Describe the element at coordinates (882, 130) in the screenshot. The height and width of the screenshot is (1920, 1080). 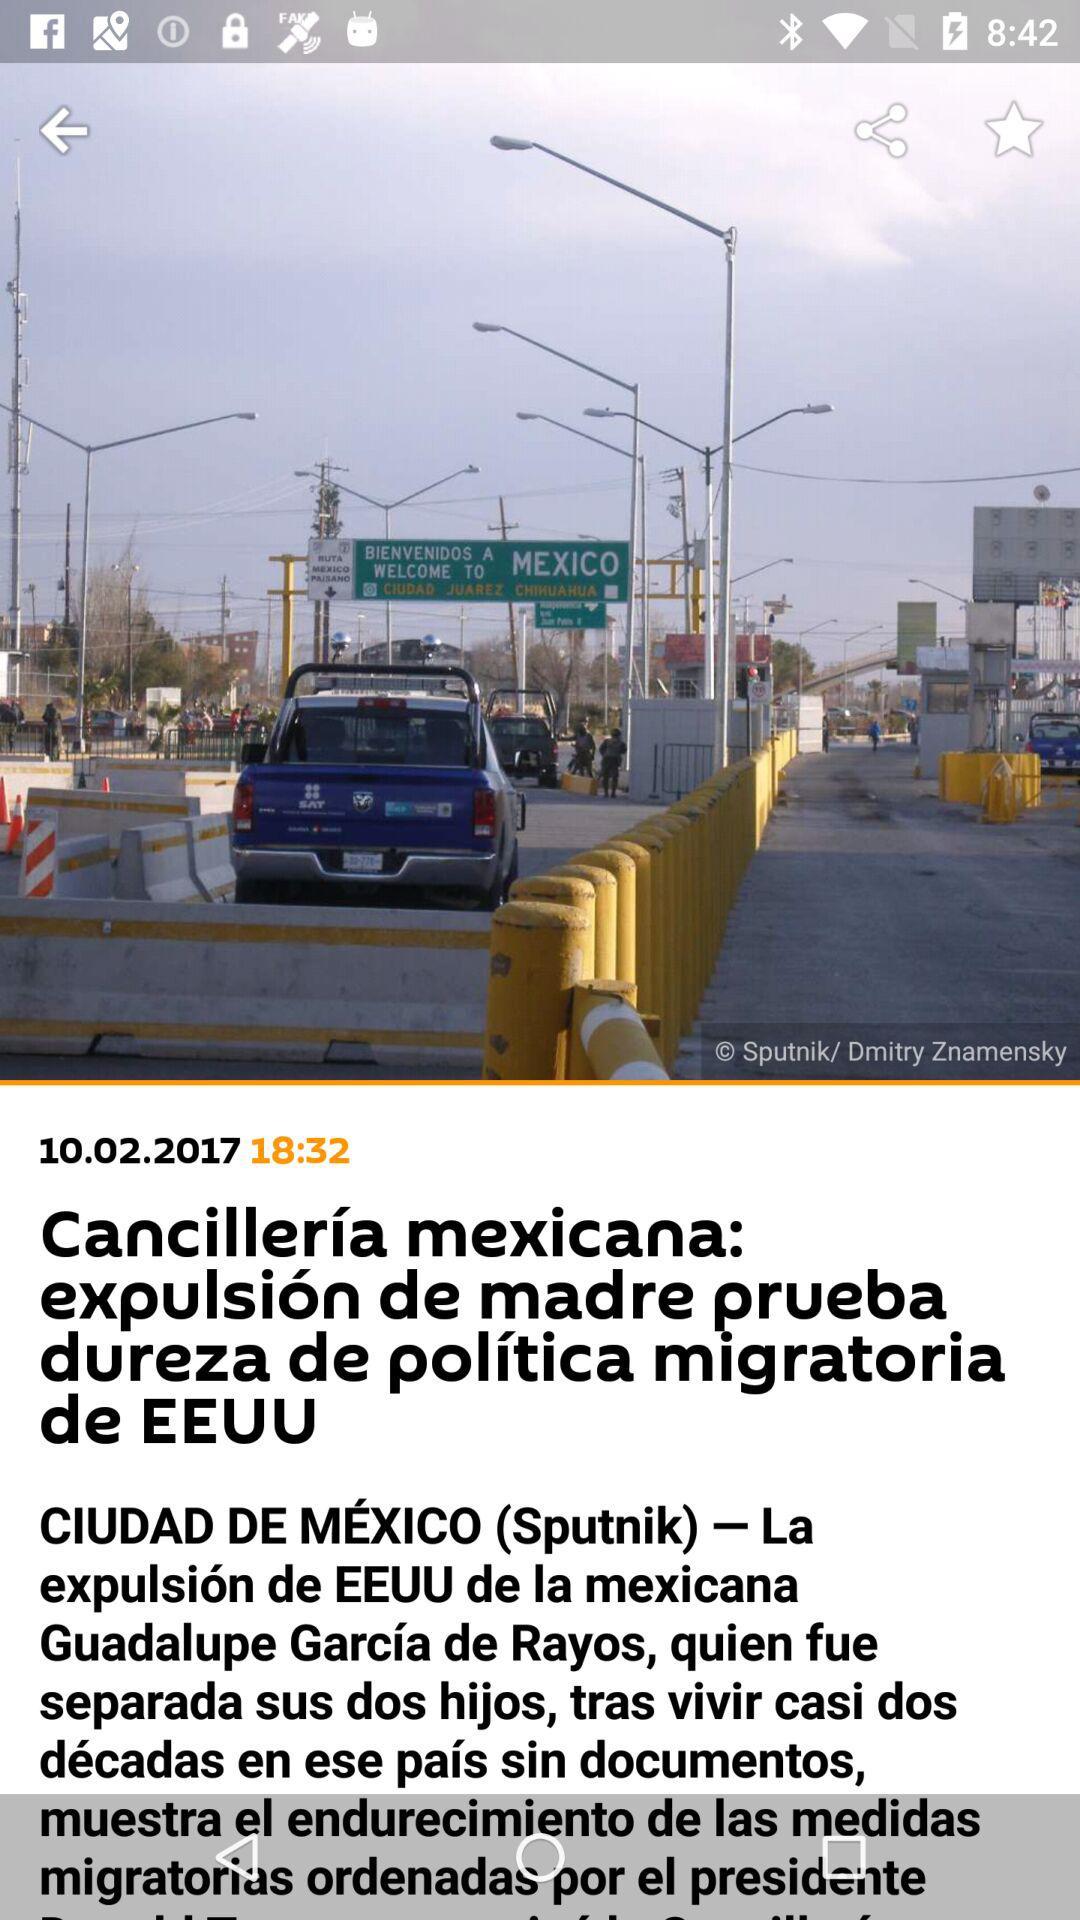
I see `the share icon` at that location.